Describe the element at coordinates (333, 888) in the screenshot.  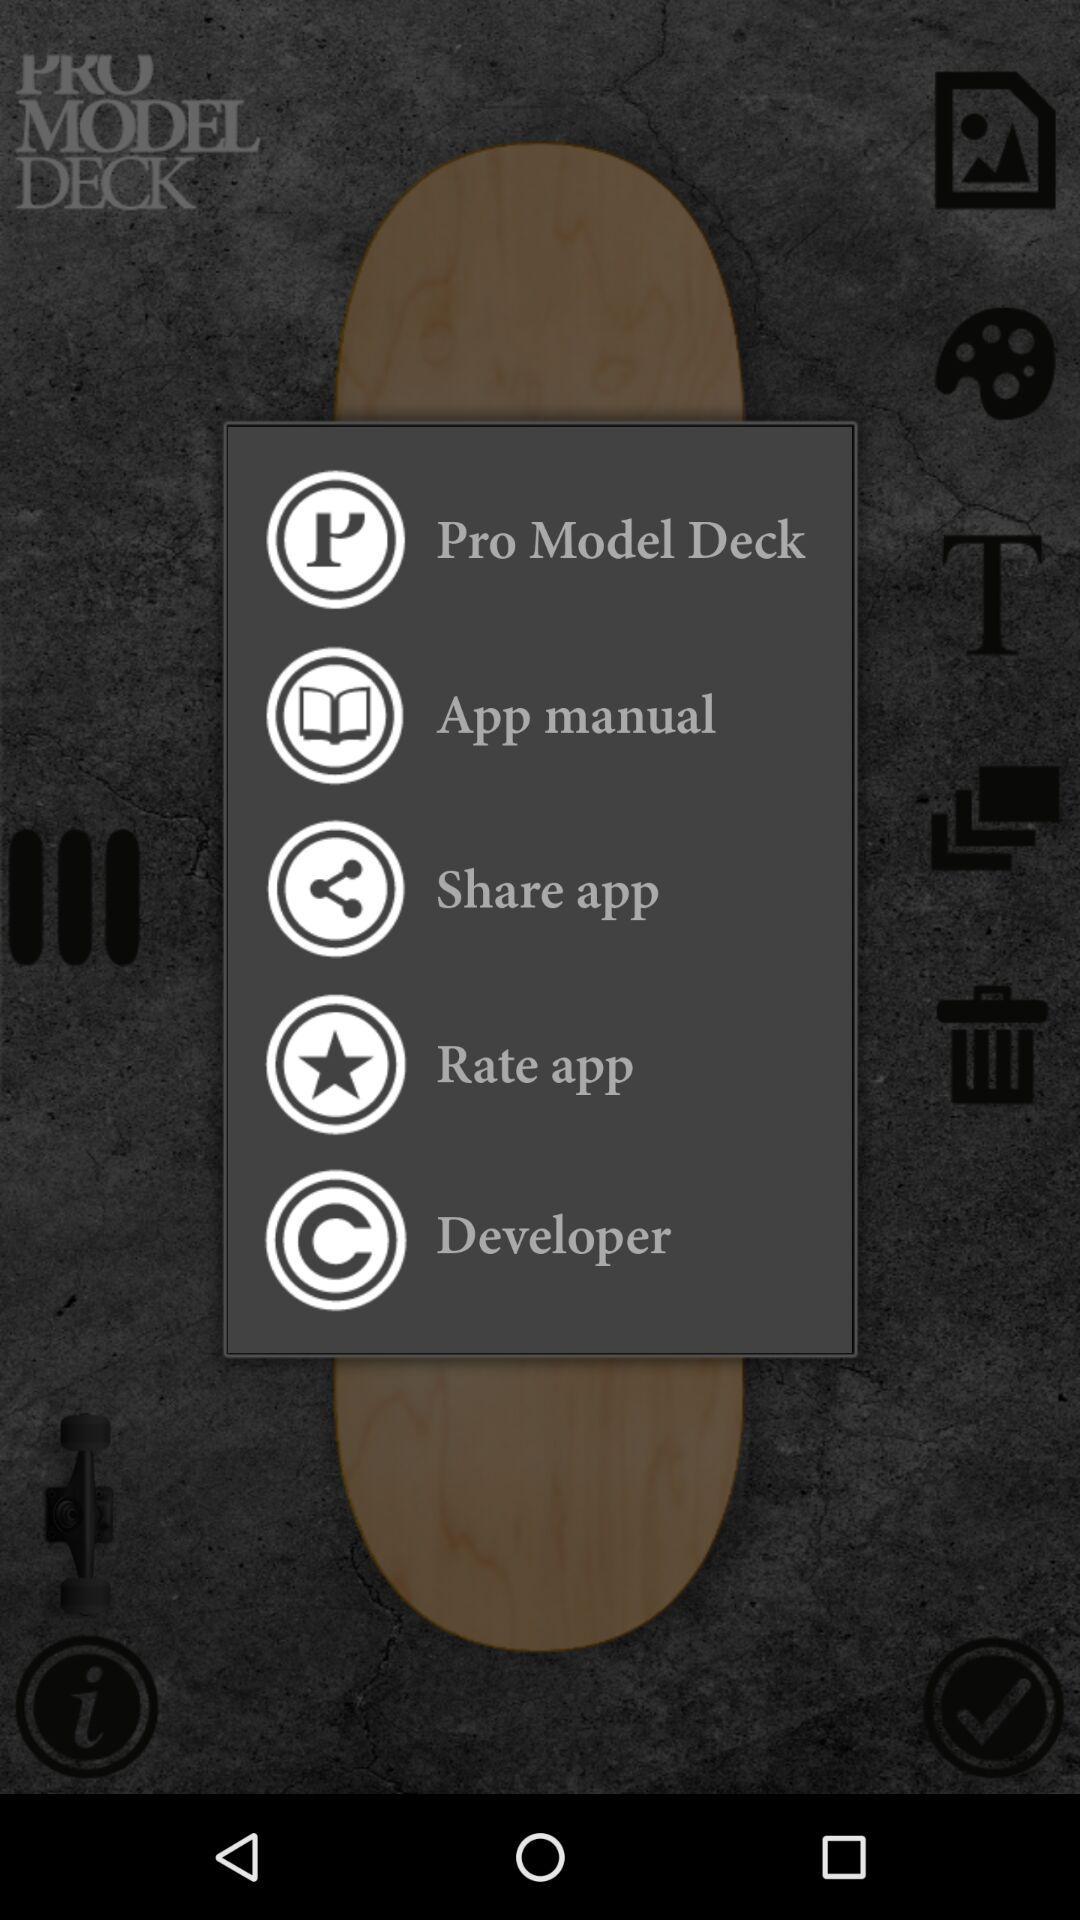
I see `app next to share app` at that location.